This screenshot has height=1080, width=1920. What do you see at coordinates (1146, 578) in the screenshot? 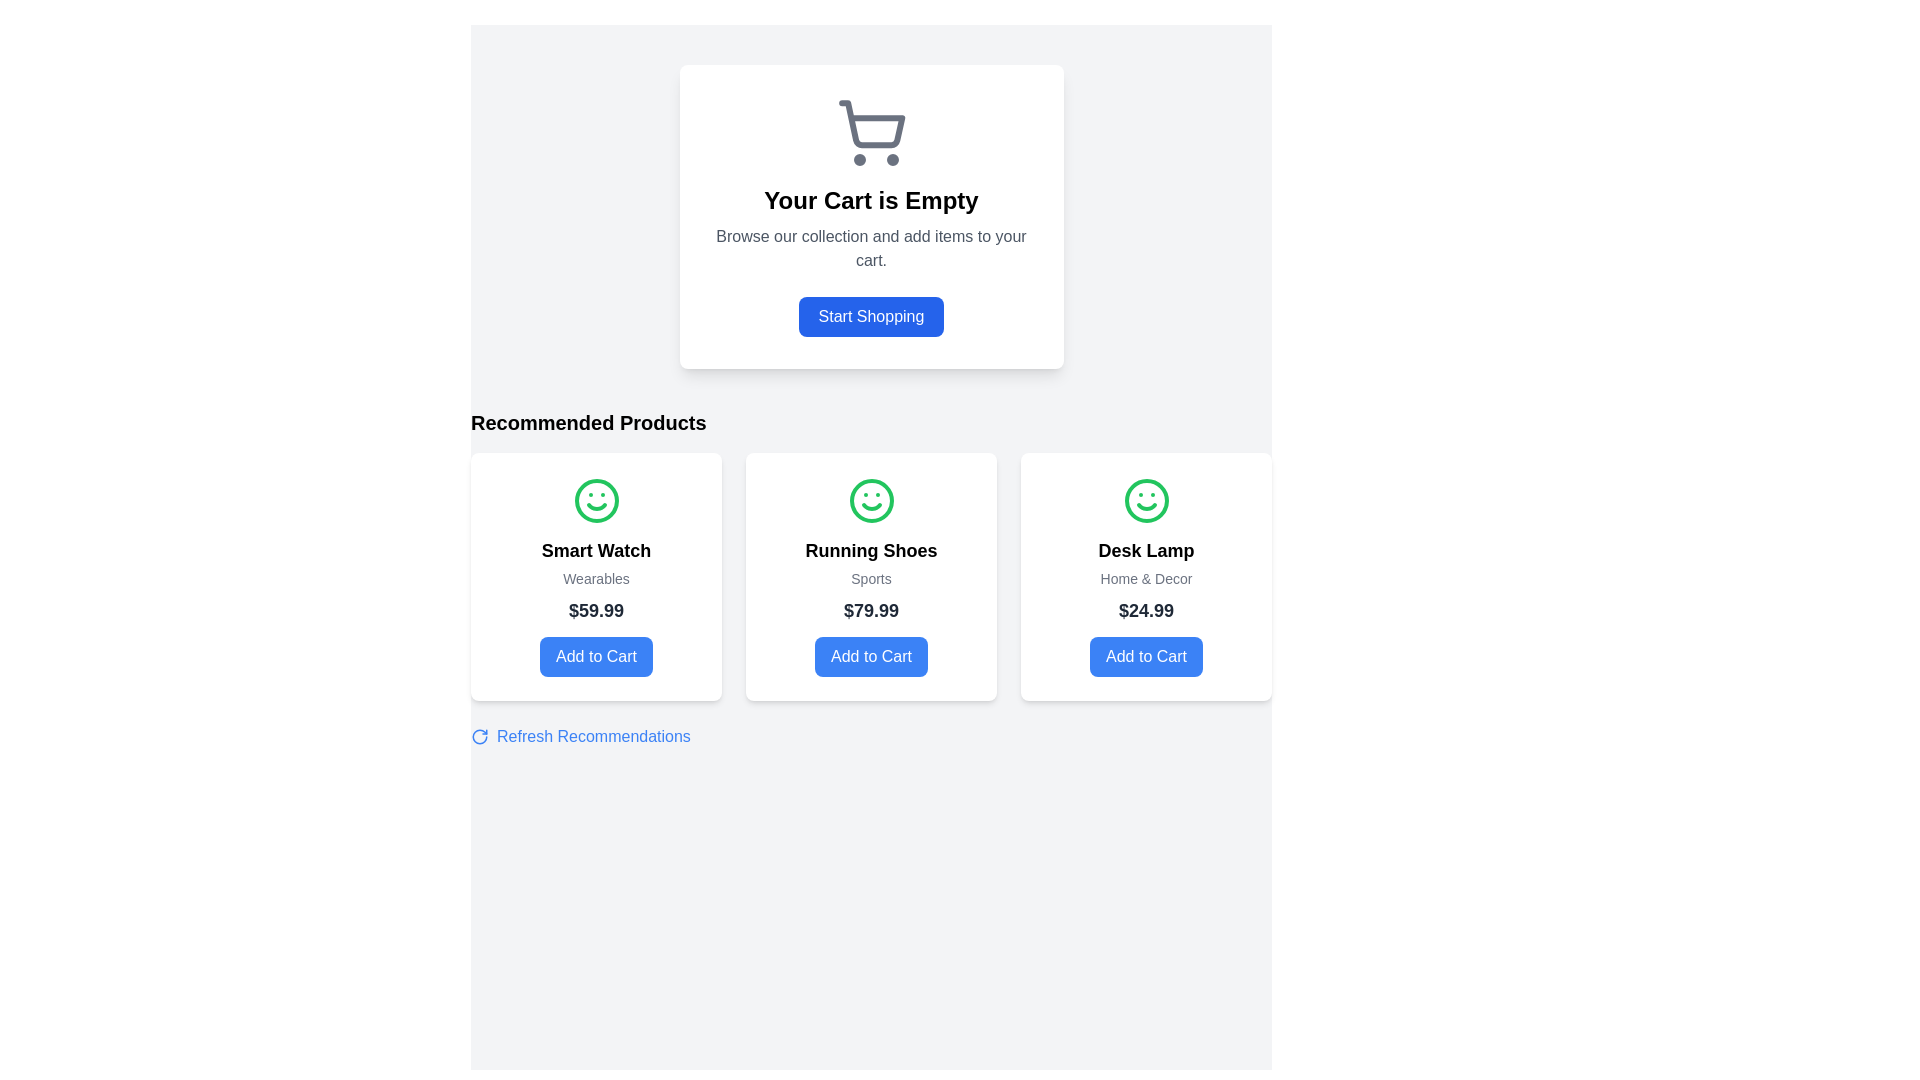
I see `the text label indicating the category of the product 'Desk Lamp', which is located below the title and above the price in the last product card of a horizontal list` at bounding box center [1146, 578].